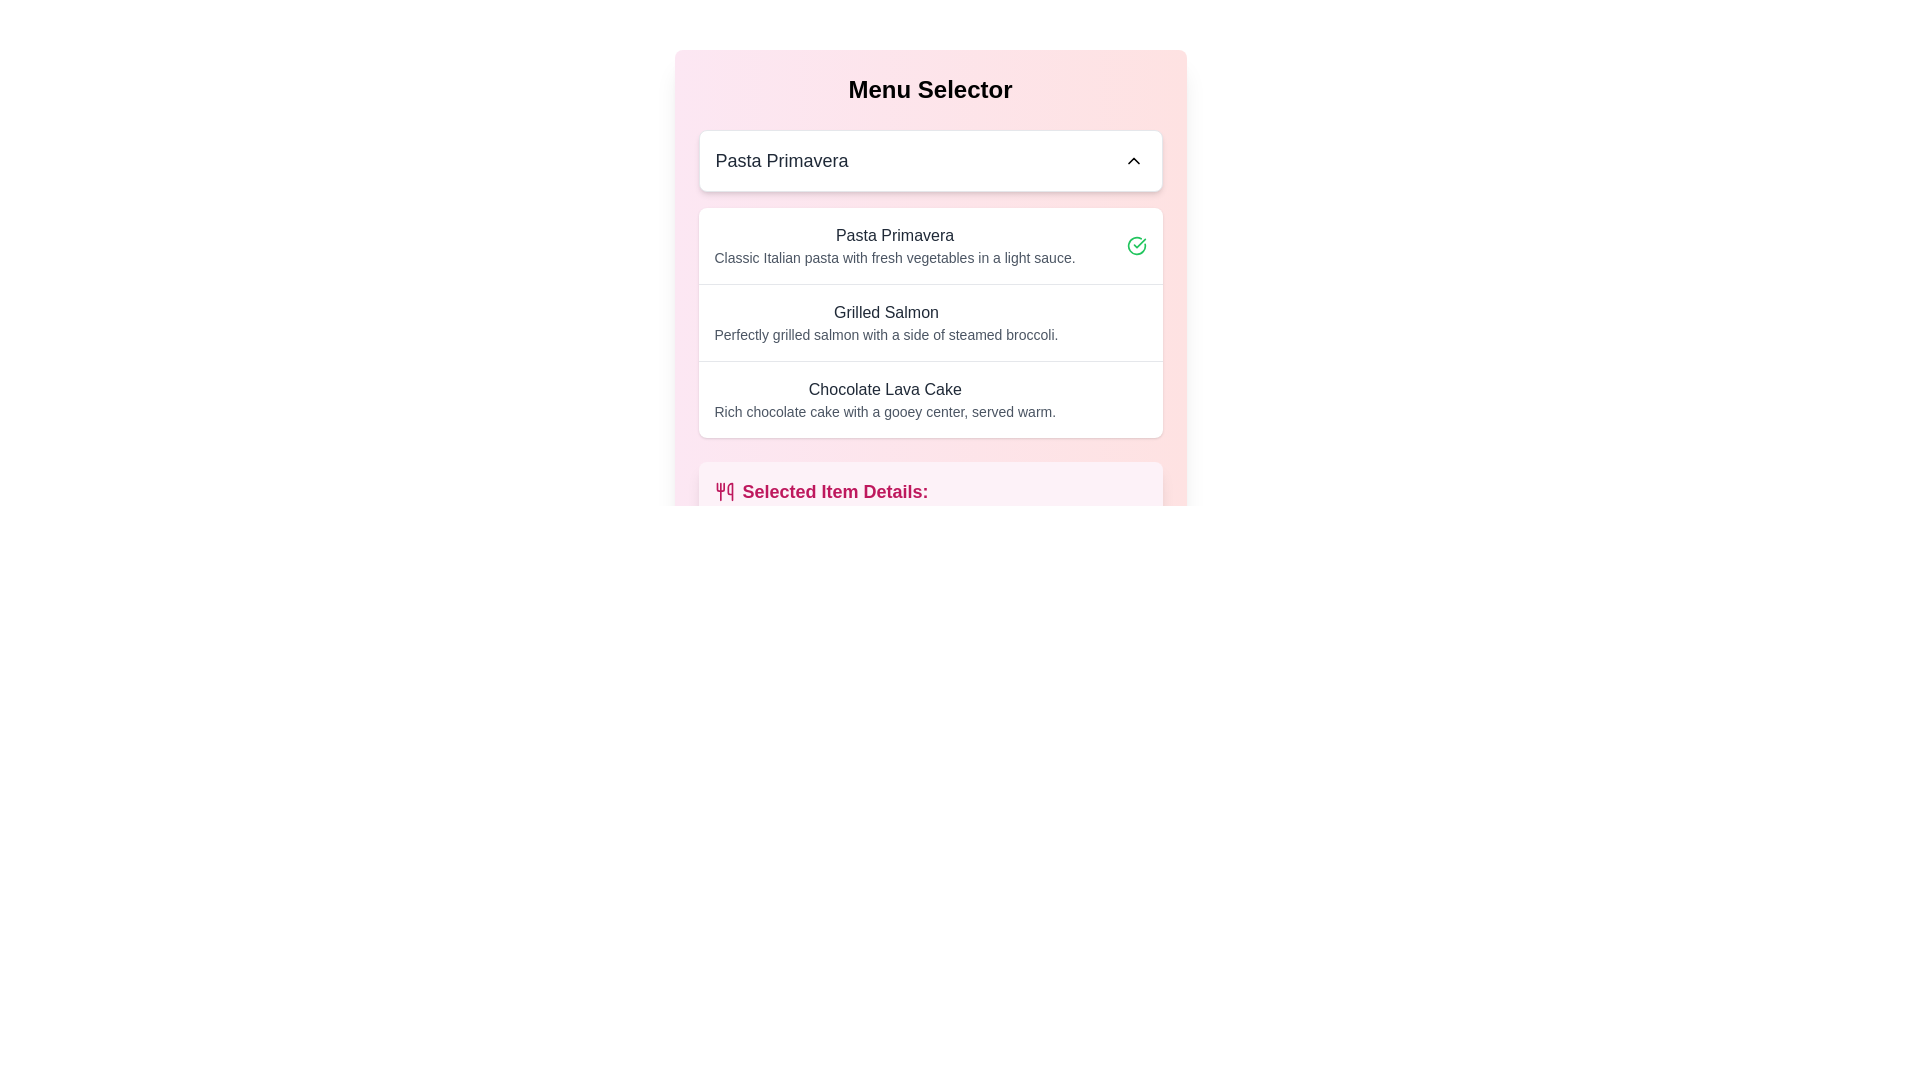  What do you see at coordinates (929, 399) in the screenshot?
I see `the third item in the 'Menu Selector' list, which is located below 'Grilled Salmon'` at bounding box center [929, 399].